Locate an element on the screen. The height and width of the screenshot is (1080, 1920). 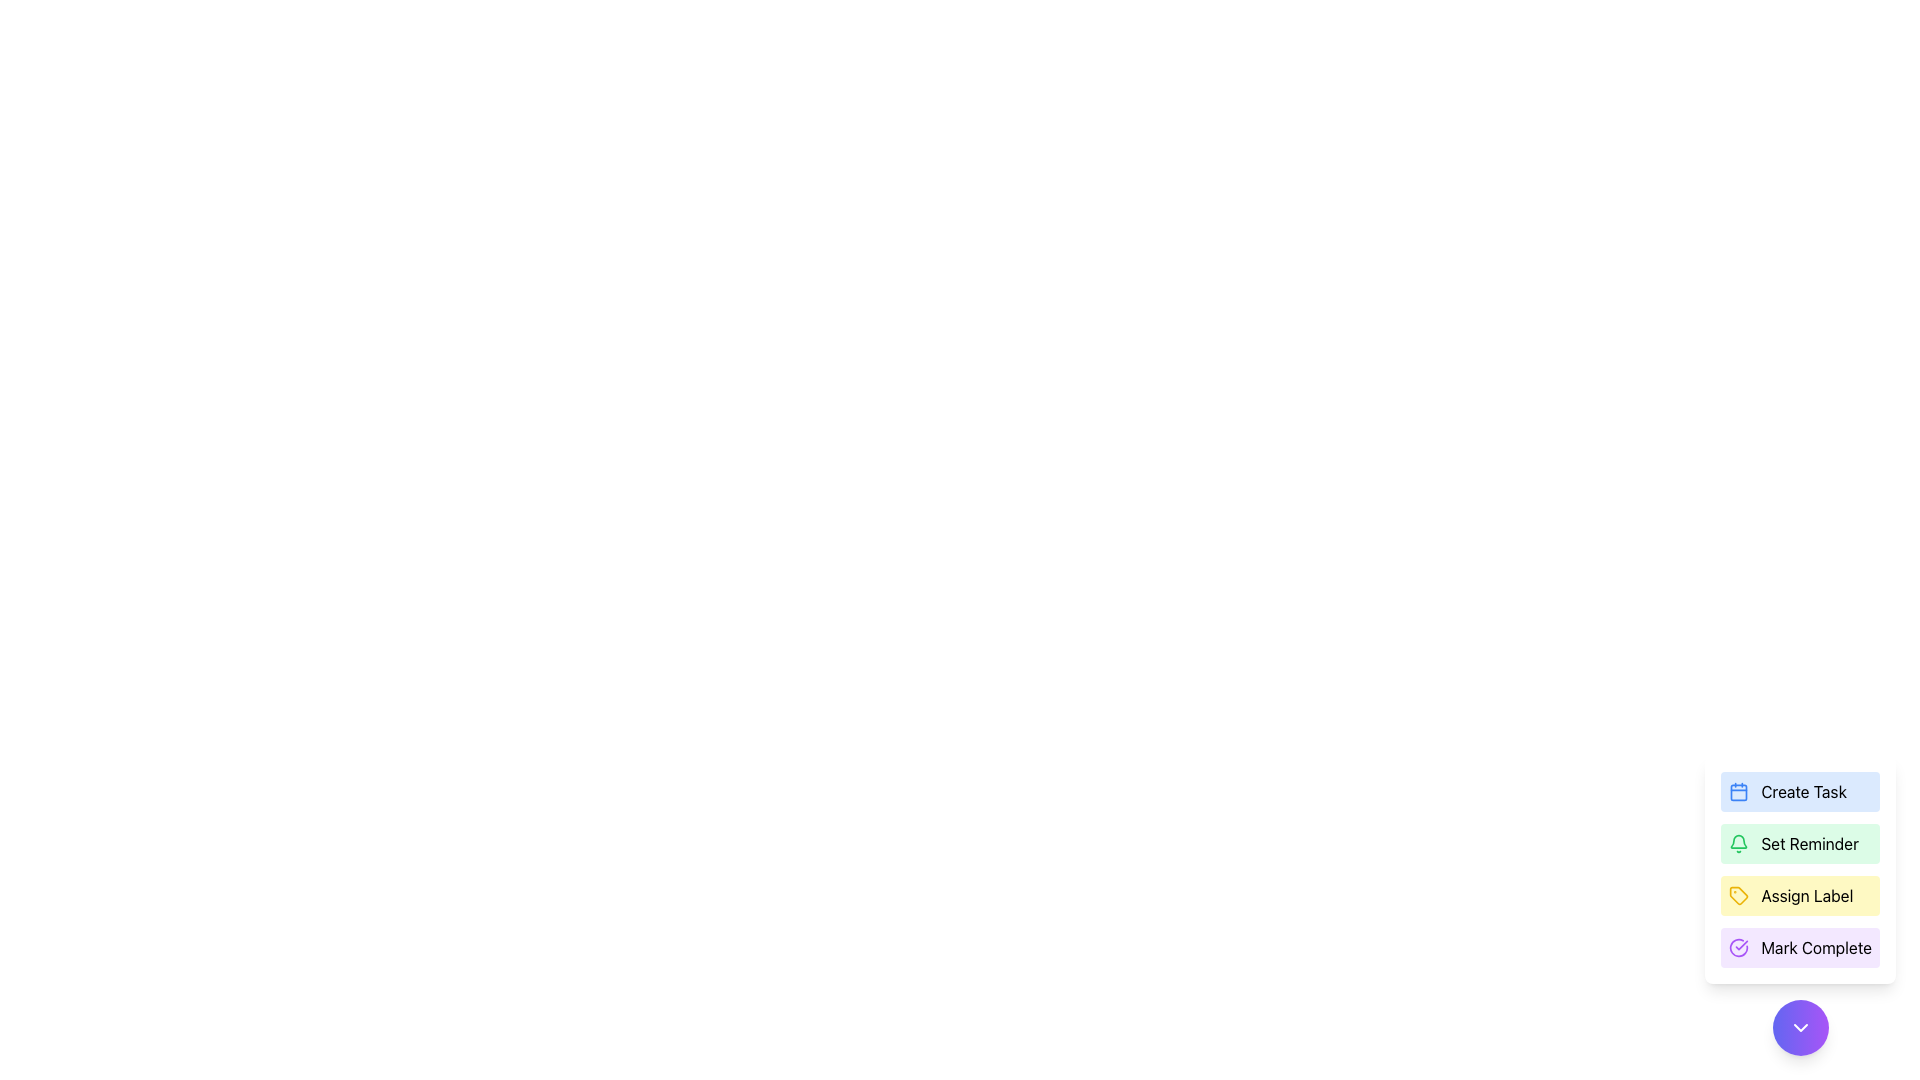
the completion status icon located at the leftmost side of the 'Mark Complete' menu item, which visually indicates the completion status of tasks is located at coordinates (1738, 947).